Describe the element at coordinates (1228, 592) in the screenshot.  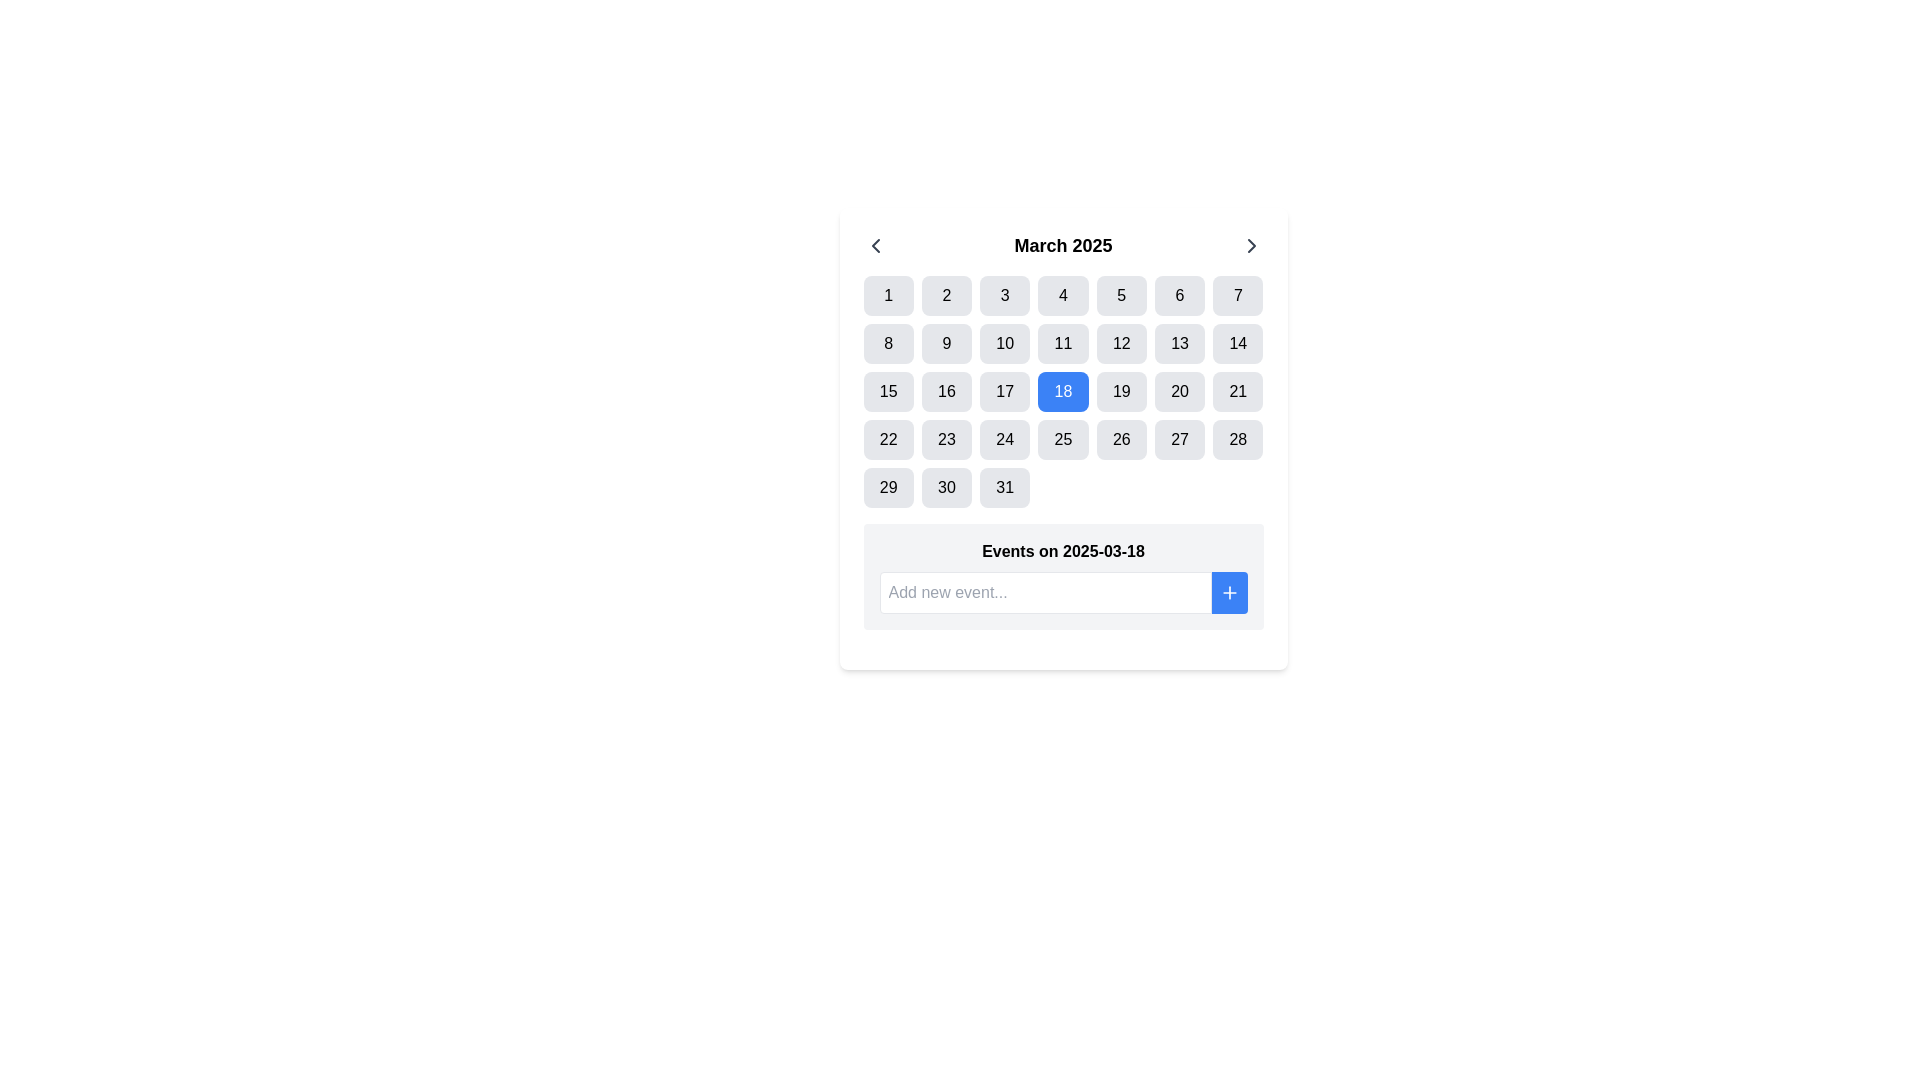
I see `the distinct button at the bottom right of the event input field` at that location.